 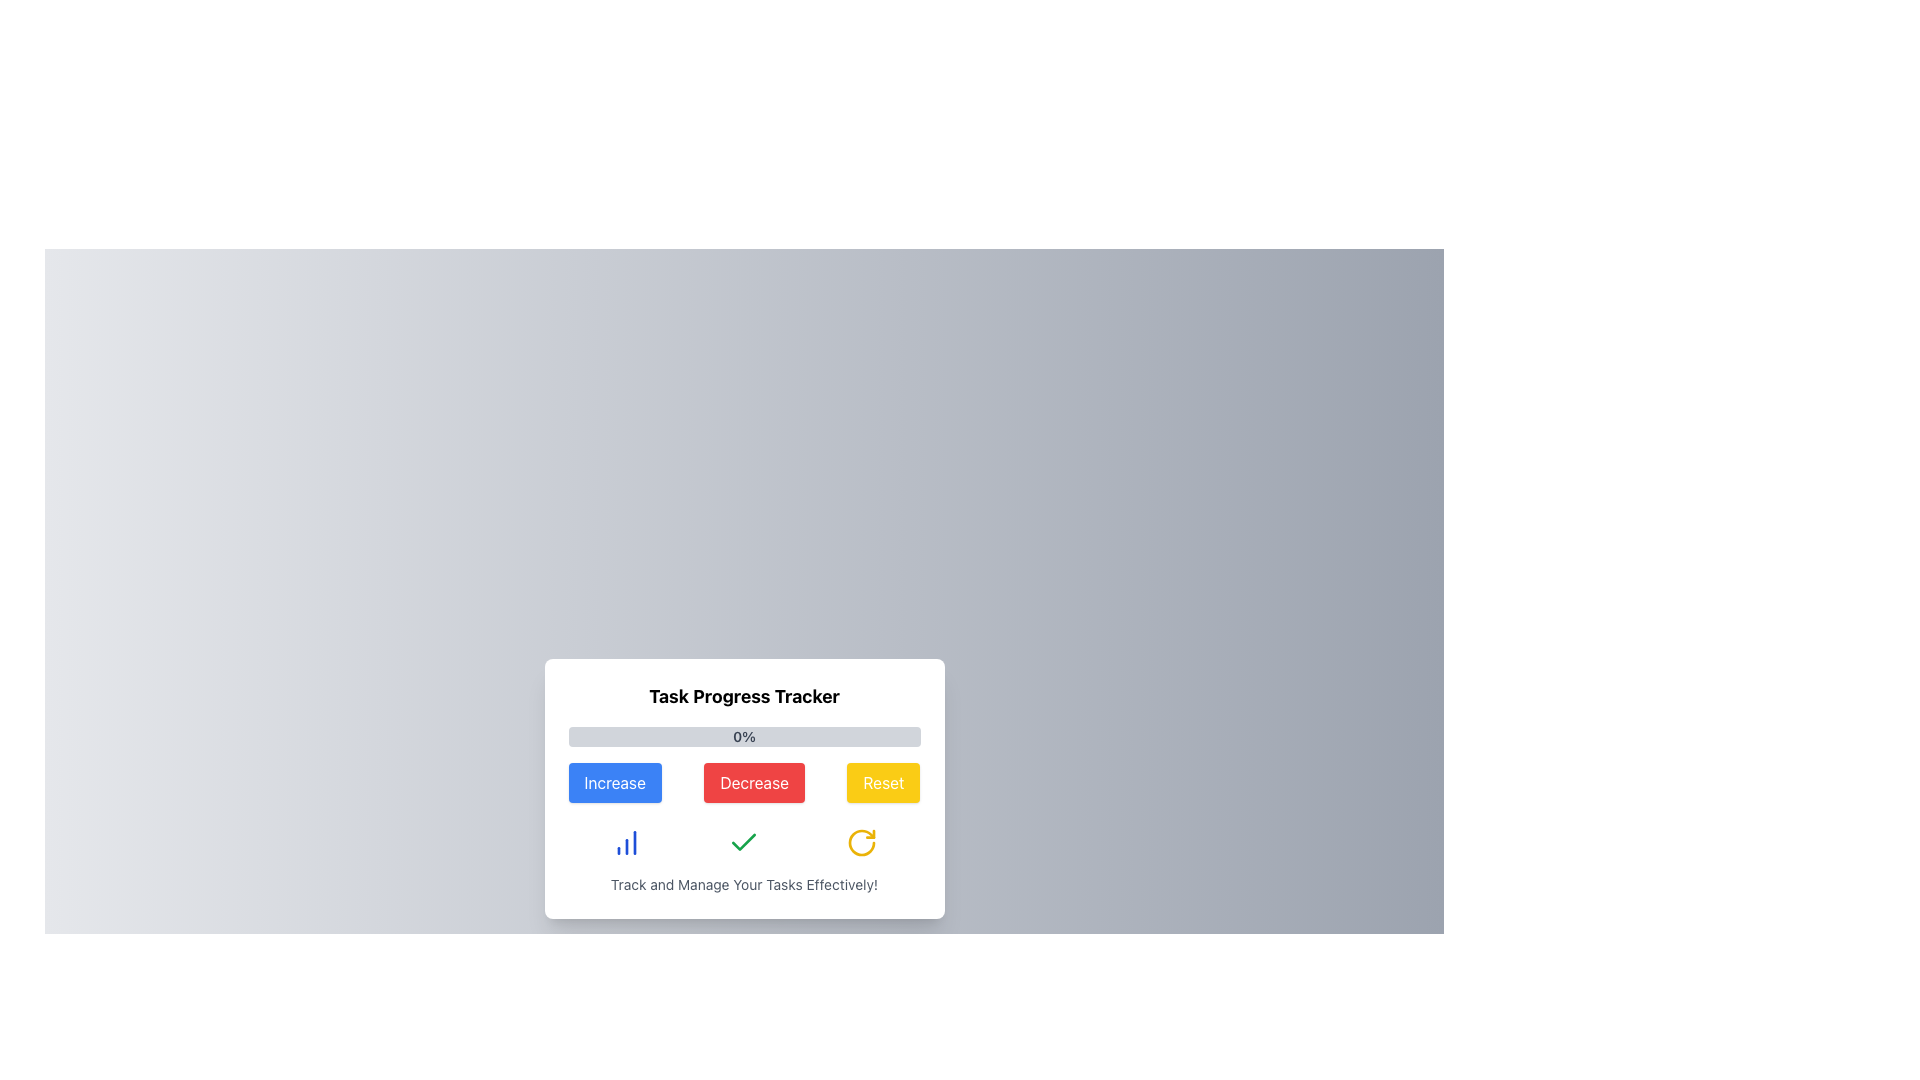 What do you see at coordinates (861, 843) in the screenshot?
I see `the reset button, which is the rightmost button in a row of three buttons below the progress bar` at bounding box center [861, 843].